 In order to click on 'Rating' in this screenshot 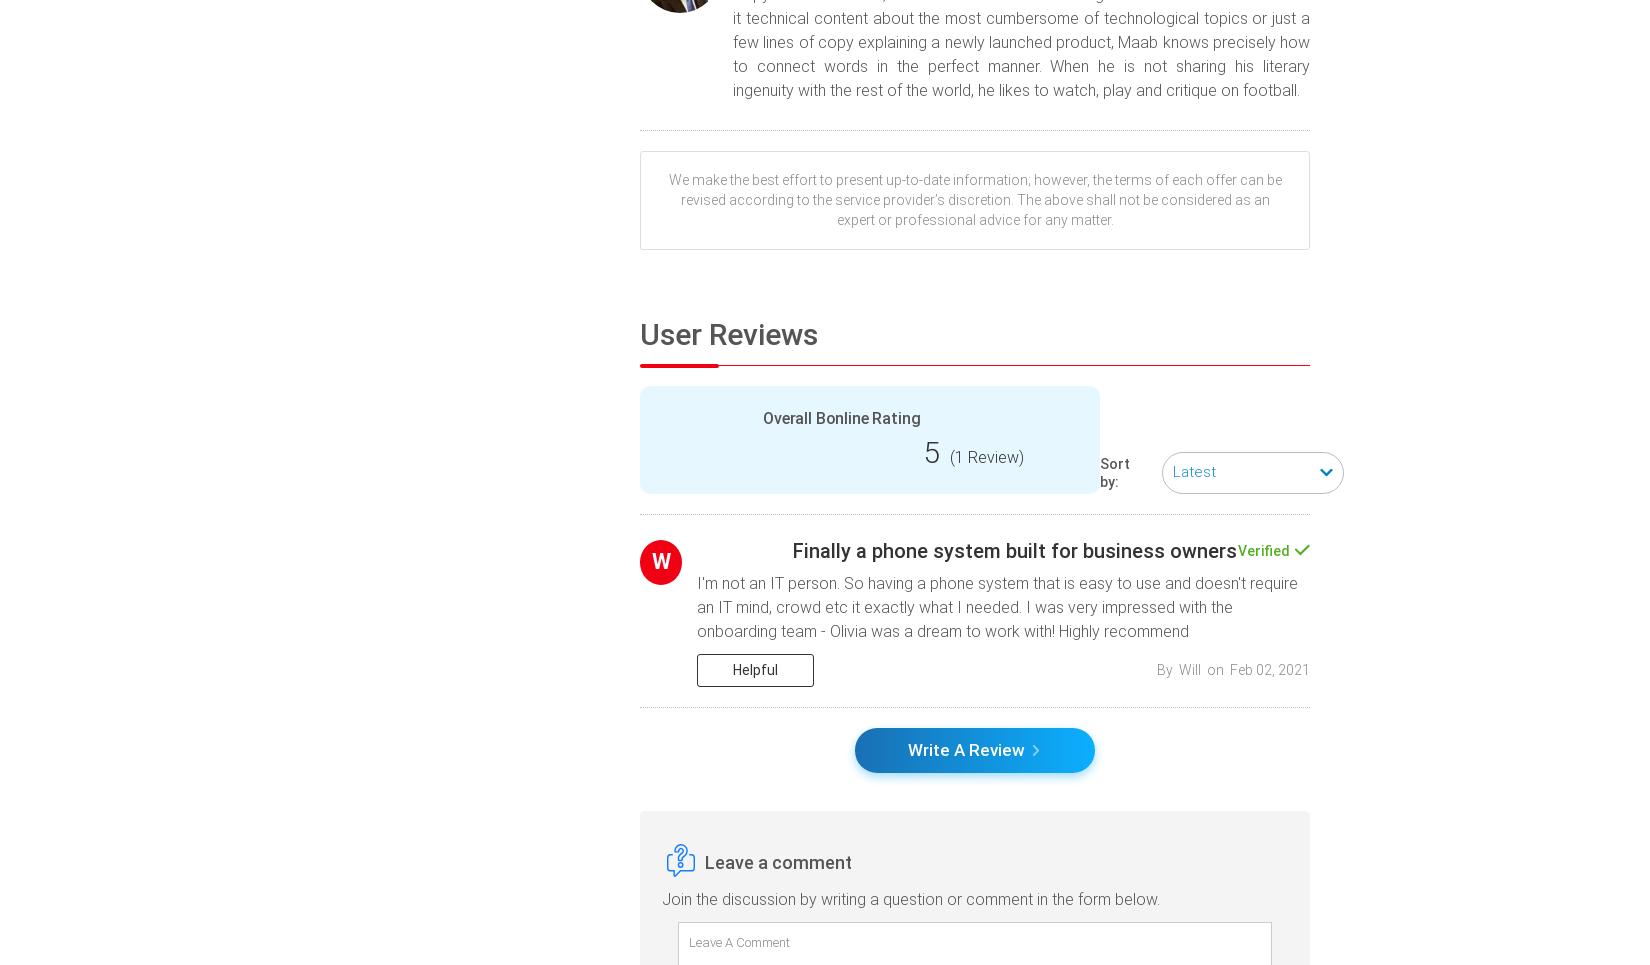, I will do `click(895, 418)`.